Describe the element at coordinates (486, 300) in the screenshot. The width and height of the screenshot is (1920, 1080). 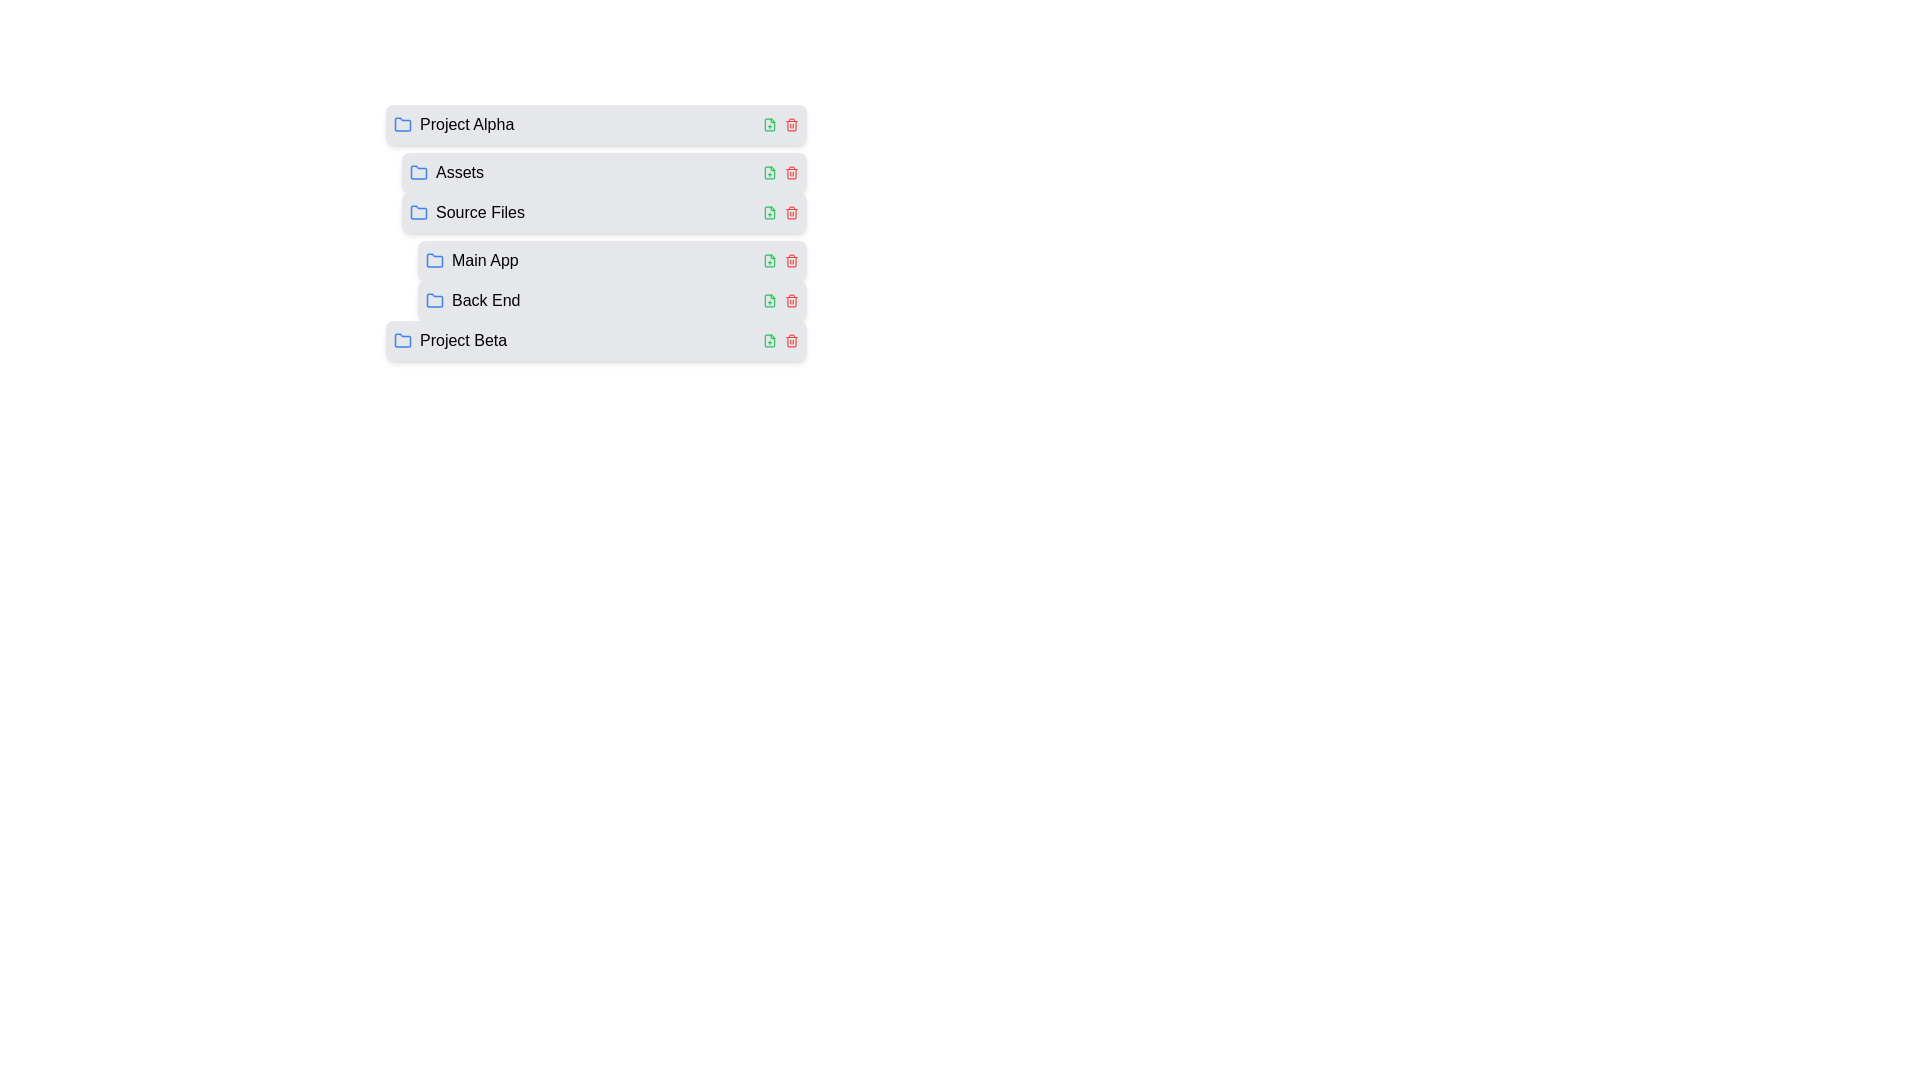
I see `the 'Back End' label located to the right of the blue folder icon in the project tree` at that location.